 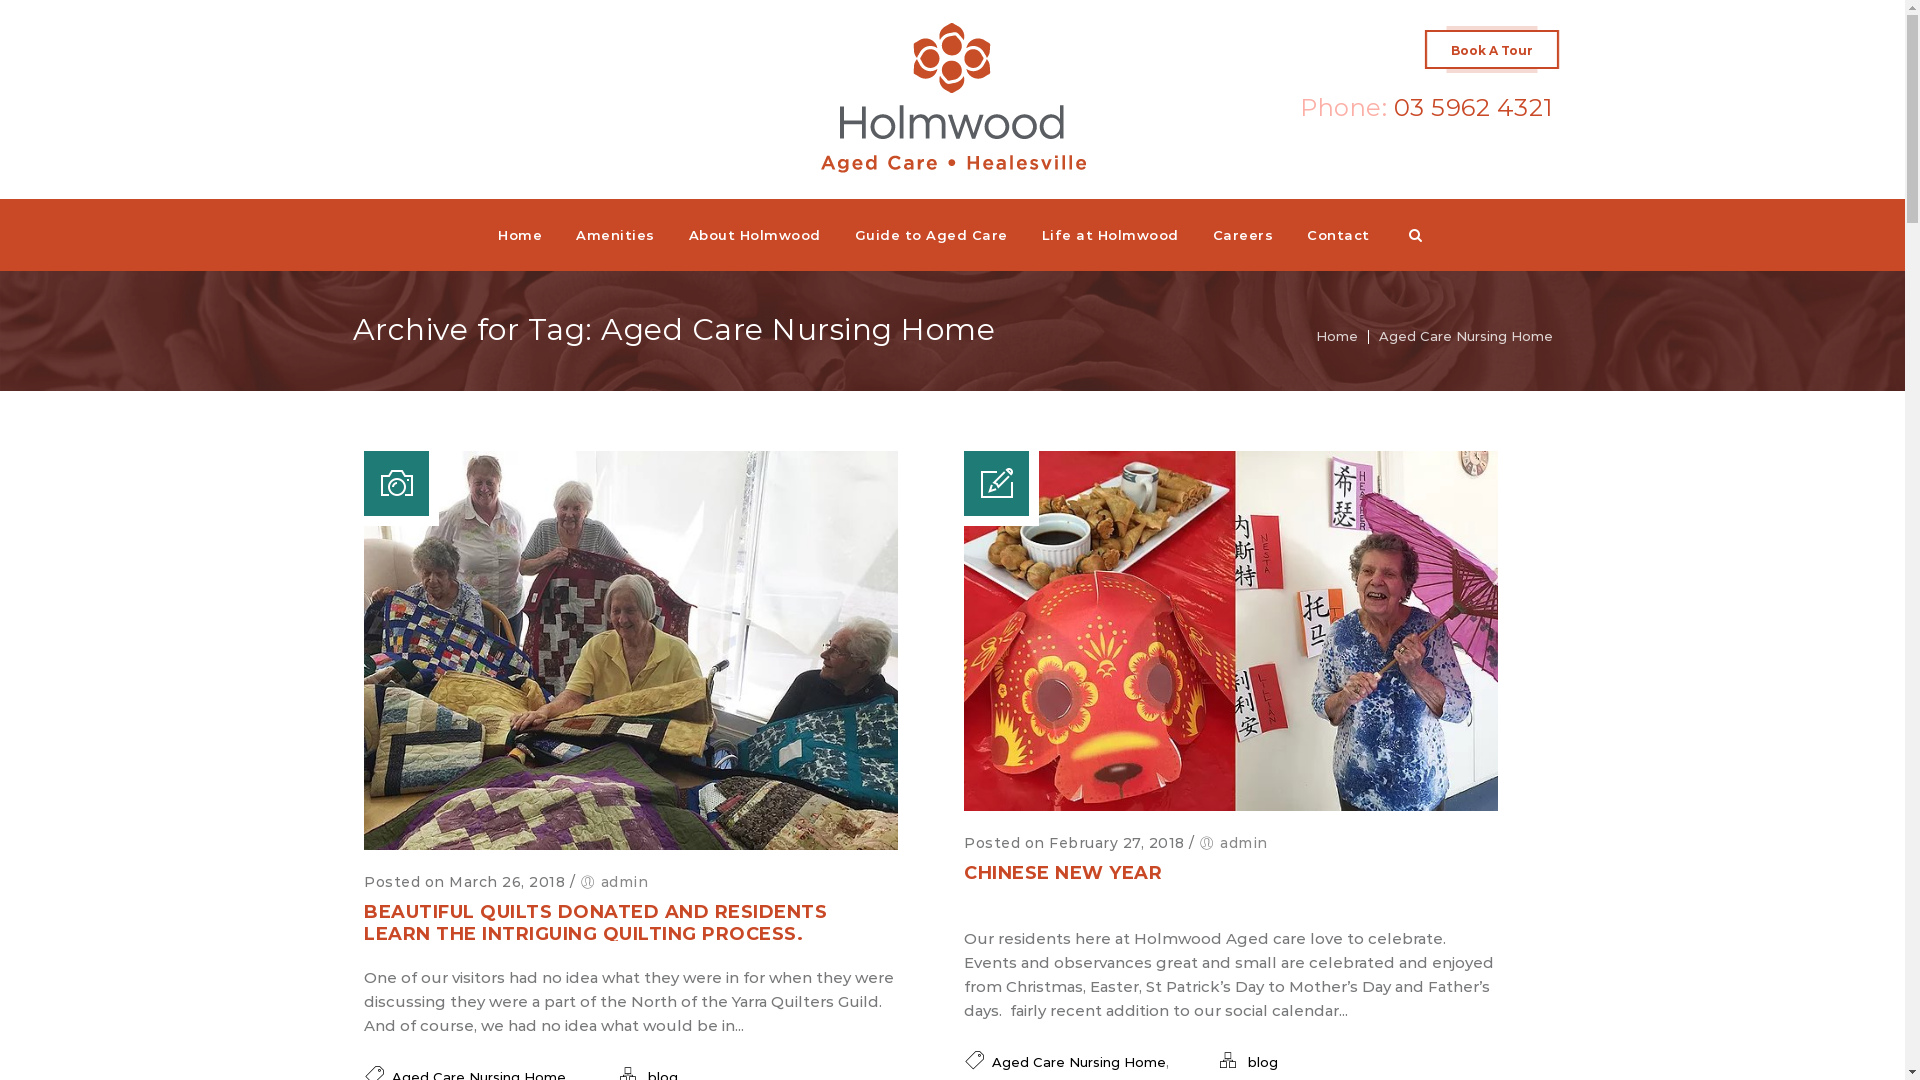 What do you see at coordinates (930, 234) in the screenshot?
I see `'Guide to Aged Care'` at bounding box center [930, 234].